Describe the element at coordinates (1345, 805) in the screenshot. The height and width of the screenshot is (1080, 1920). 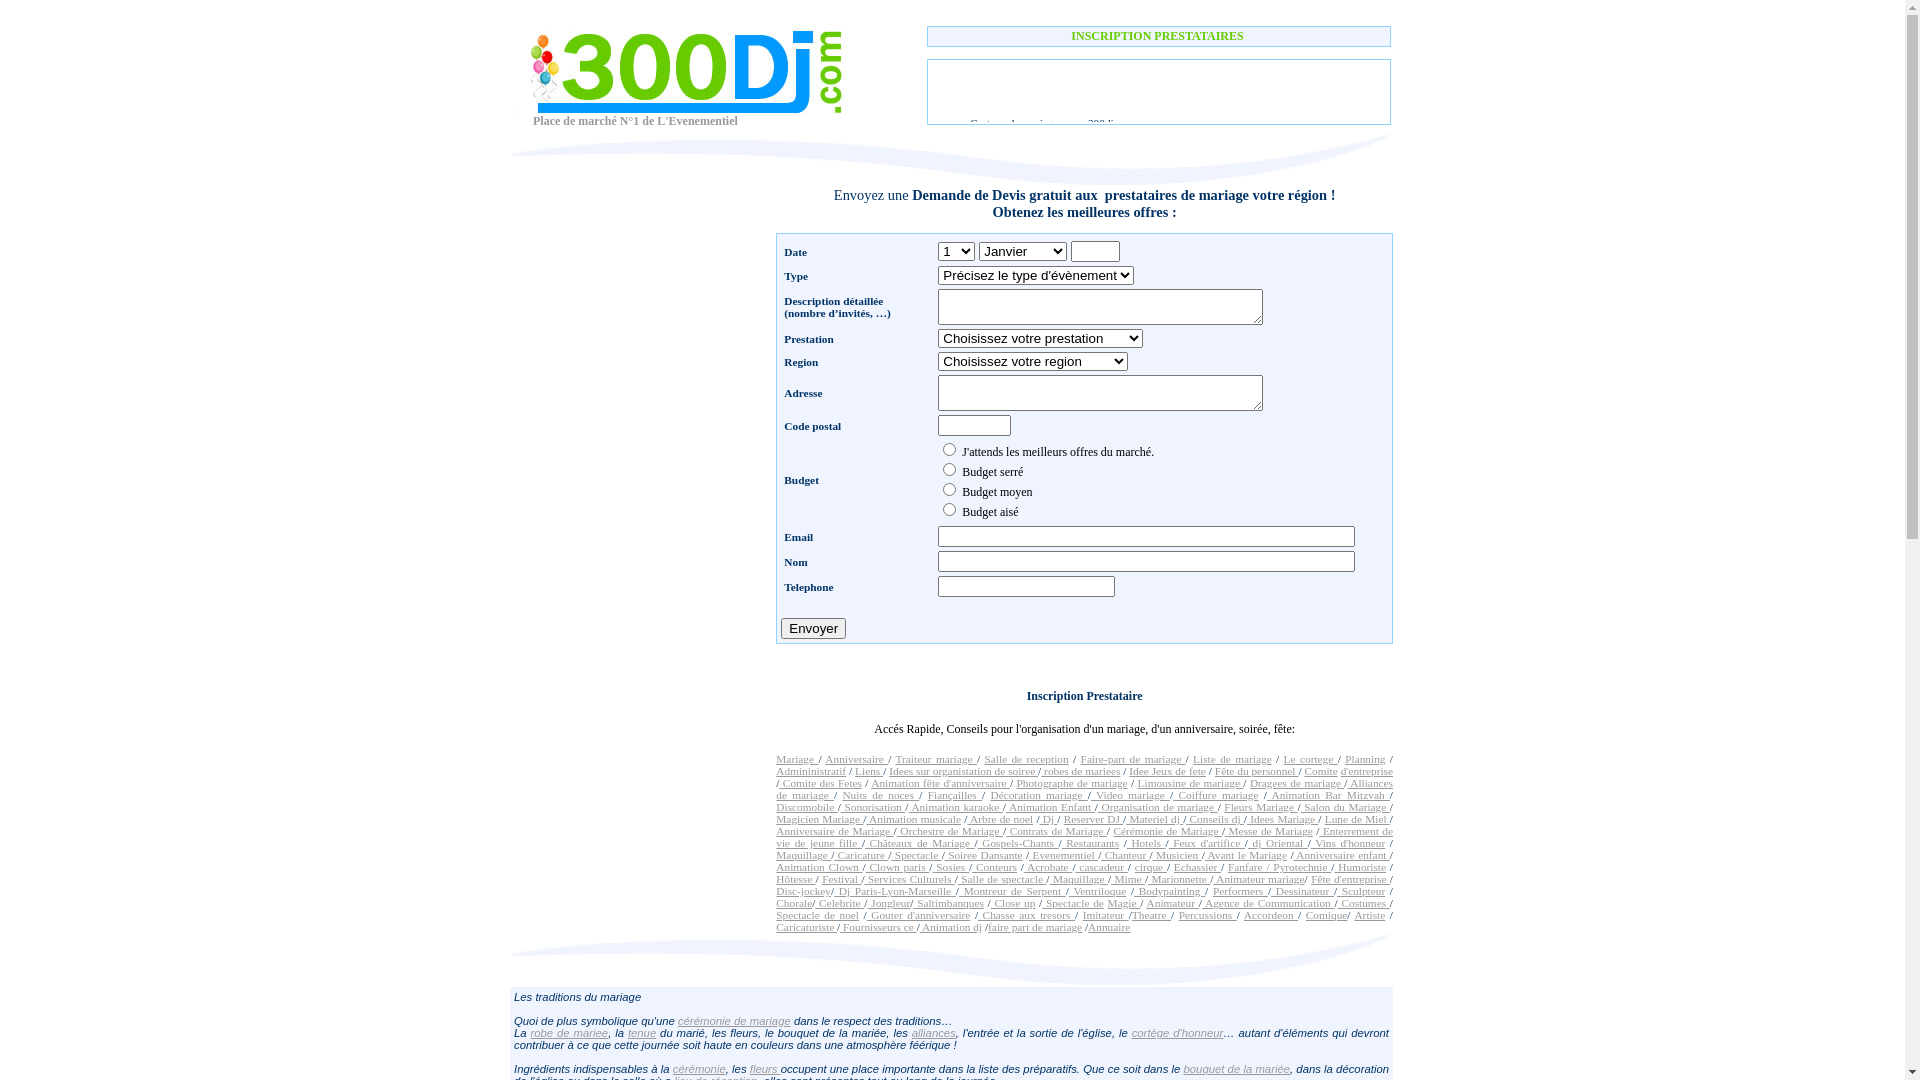
I see `'Salon du Mariage'` at that location.